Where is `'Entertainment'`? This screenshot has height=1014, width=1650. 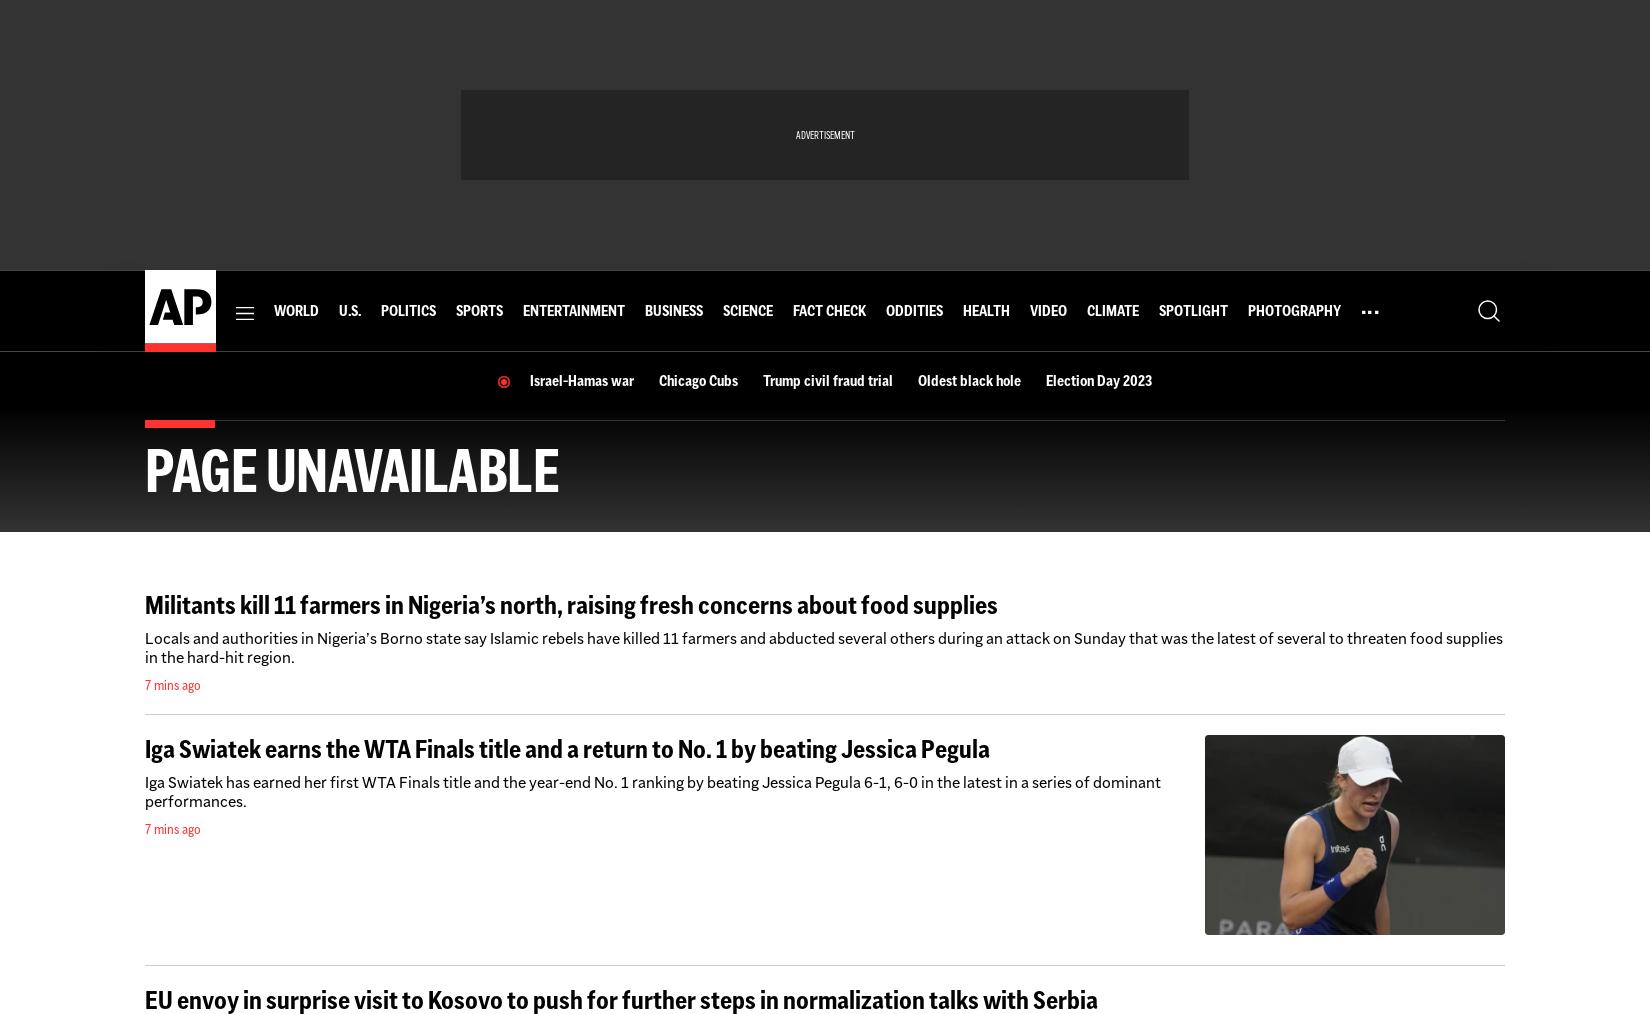 'Entertainment' is located at coordinates (572, 310).